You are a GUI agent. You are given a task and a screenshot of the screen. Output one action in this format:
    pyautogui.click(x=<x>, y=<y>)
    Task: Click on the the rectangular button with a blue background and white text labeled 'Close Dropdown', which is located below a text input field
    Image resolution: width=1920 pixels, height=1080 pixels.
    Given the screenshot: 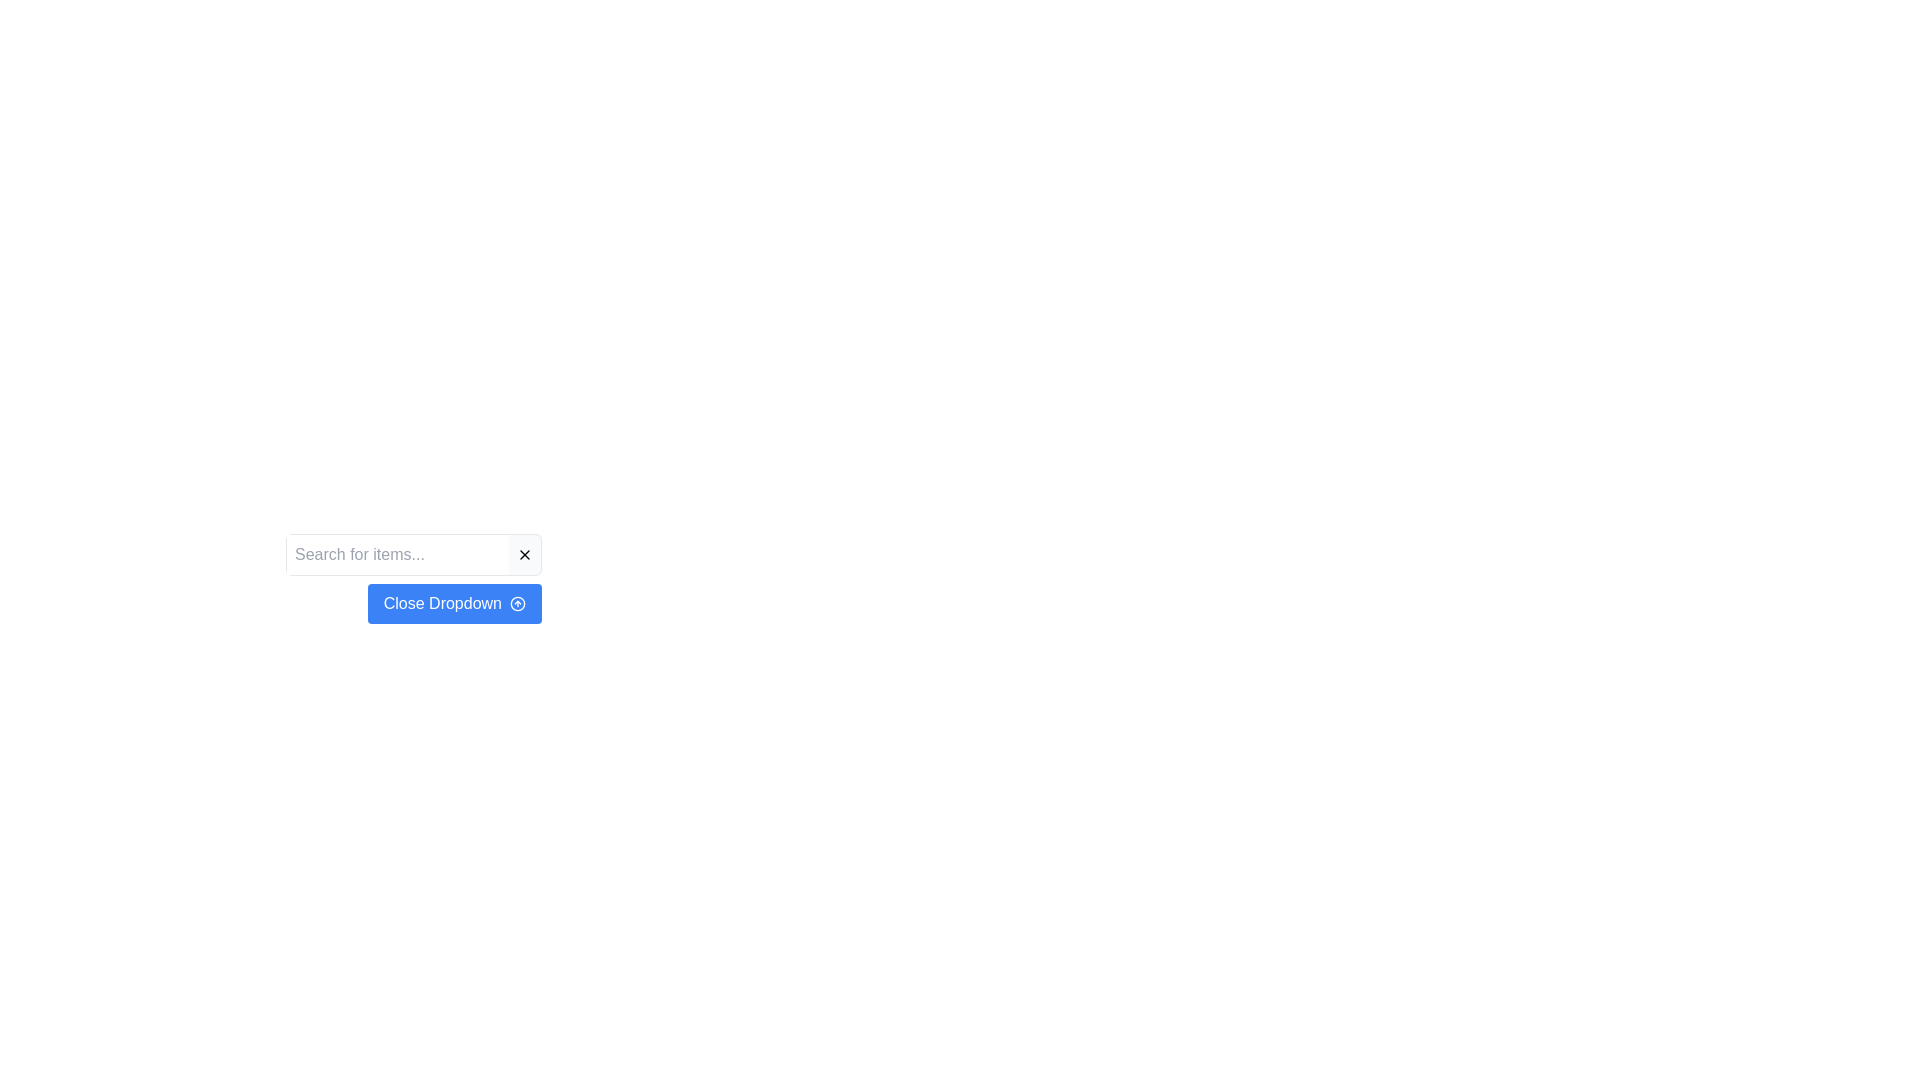 What is the action you would take?
    pyautogui.click(x=412, y=578)
    